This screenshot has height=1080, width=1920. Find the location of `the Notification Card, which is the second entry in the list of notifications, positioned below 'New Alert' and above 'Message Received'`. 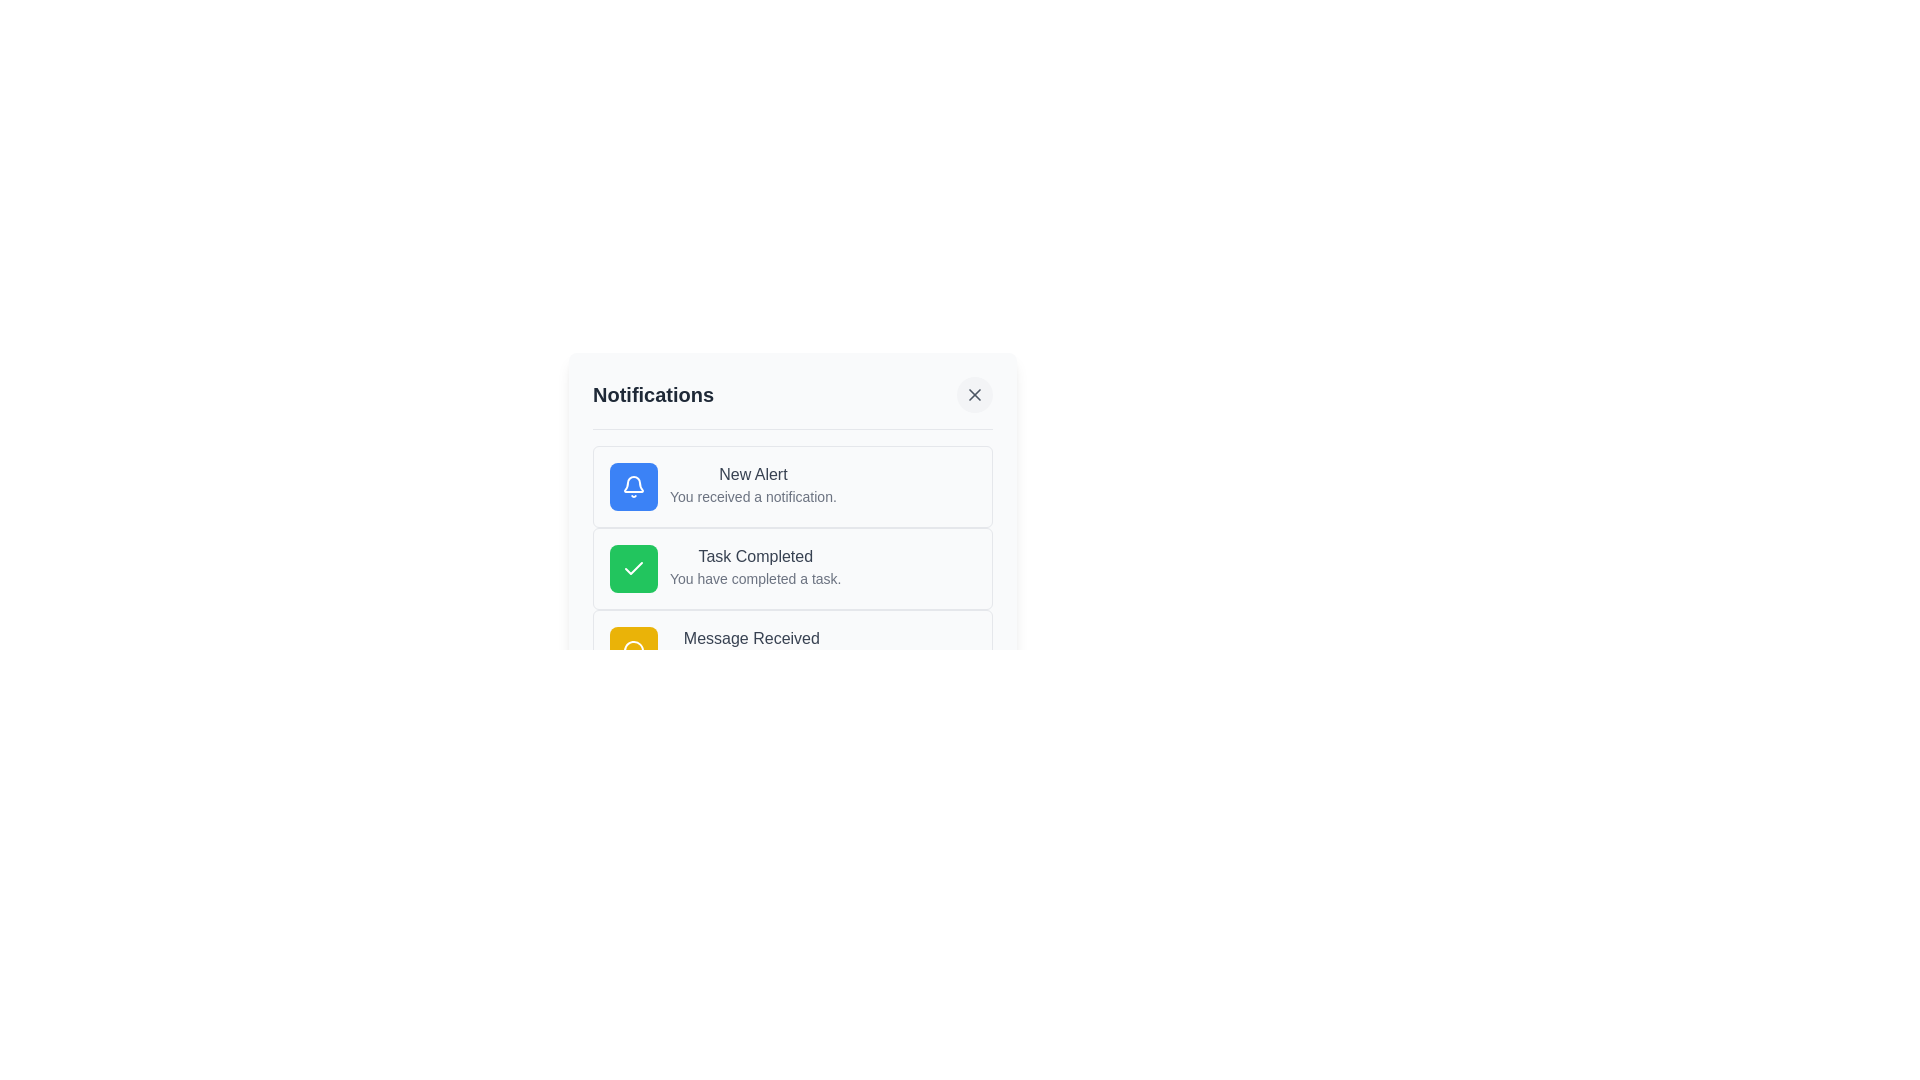

the Notification Card, which is the second entry in the list of notifications, positioned below 'New Alert' and above 'Message Received' is located at coordinates (791, 569).